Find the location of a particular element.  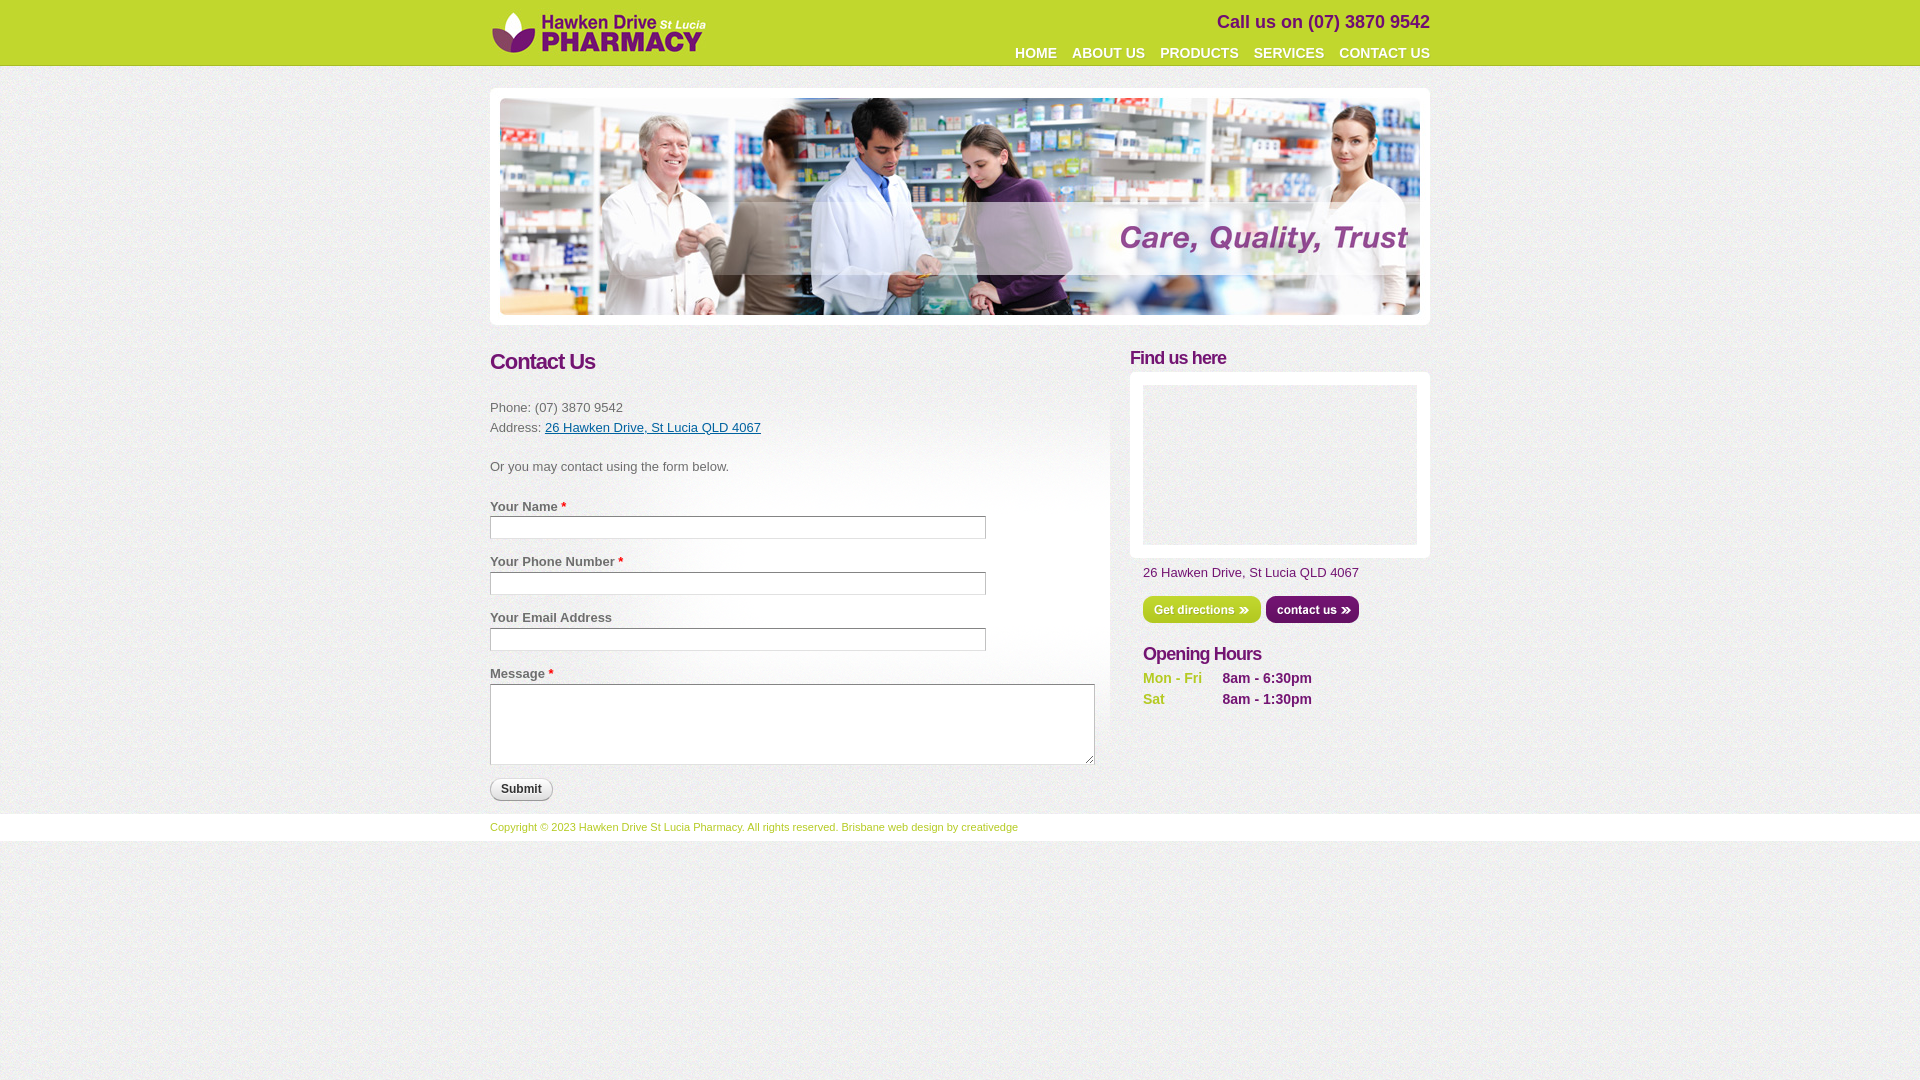

'Skip to main content' is located at coordinates (922, 2).